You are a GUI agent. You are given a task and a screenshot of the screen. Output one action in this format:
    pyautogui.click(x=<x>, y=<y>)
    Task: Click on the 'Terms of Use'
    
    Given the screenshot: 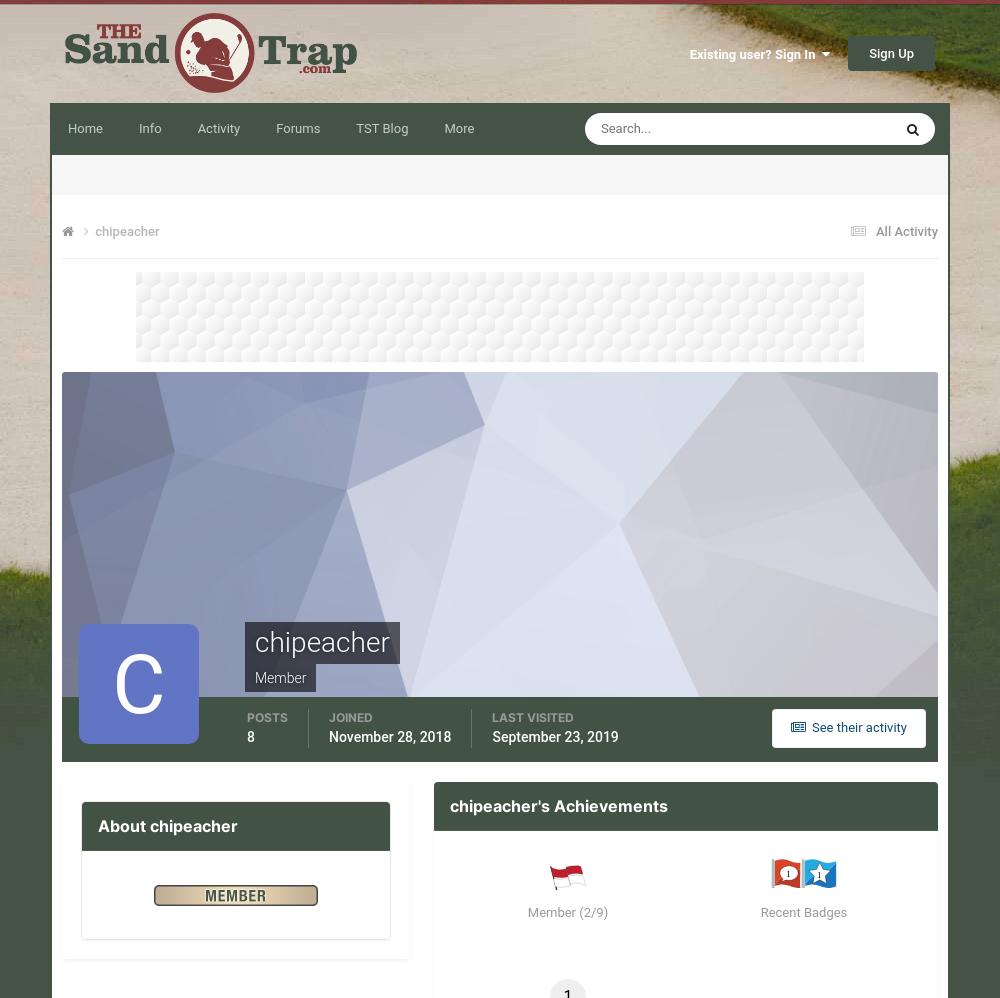 What is the action you would take?
    pyautogui.click(x=139, y=973)
    